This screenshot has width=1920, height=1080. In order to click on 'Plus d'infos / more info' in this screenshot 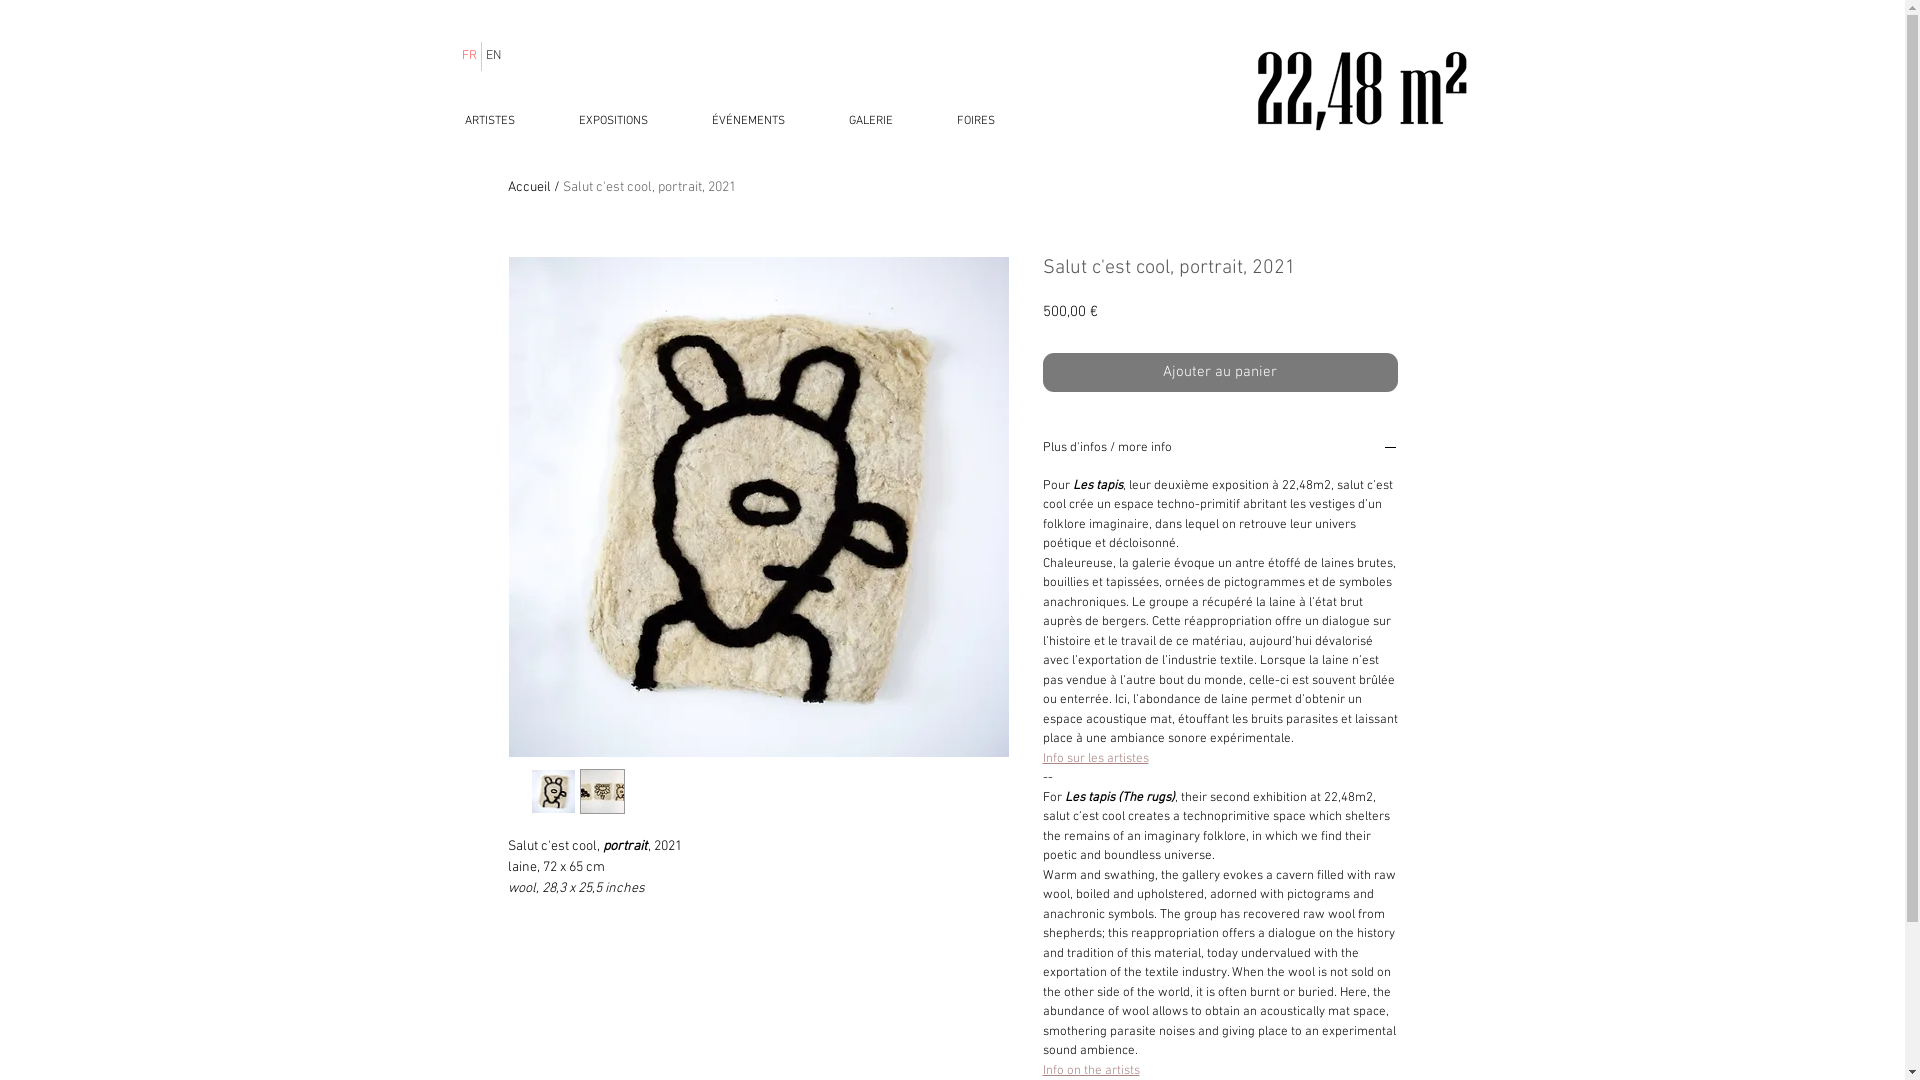, I will do `click(1218, 450)`.